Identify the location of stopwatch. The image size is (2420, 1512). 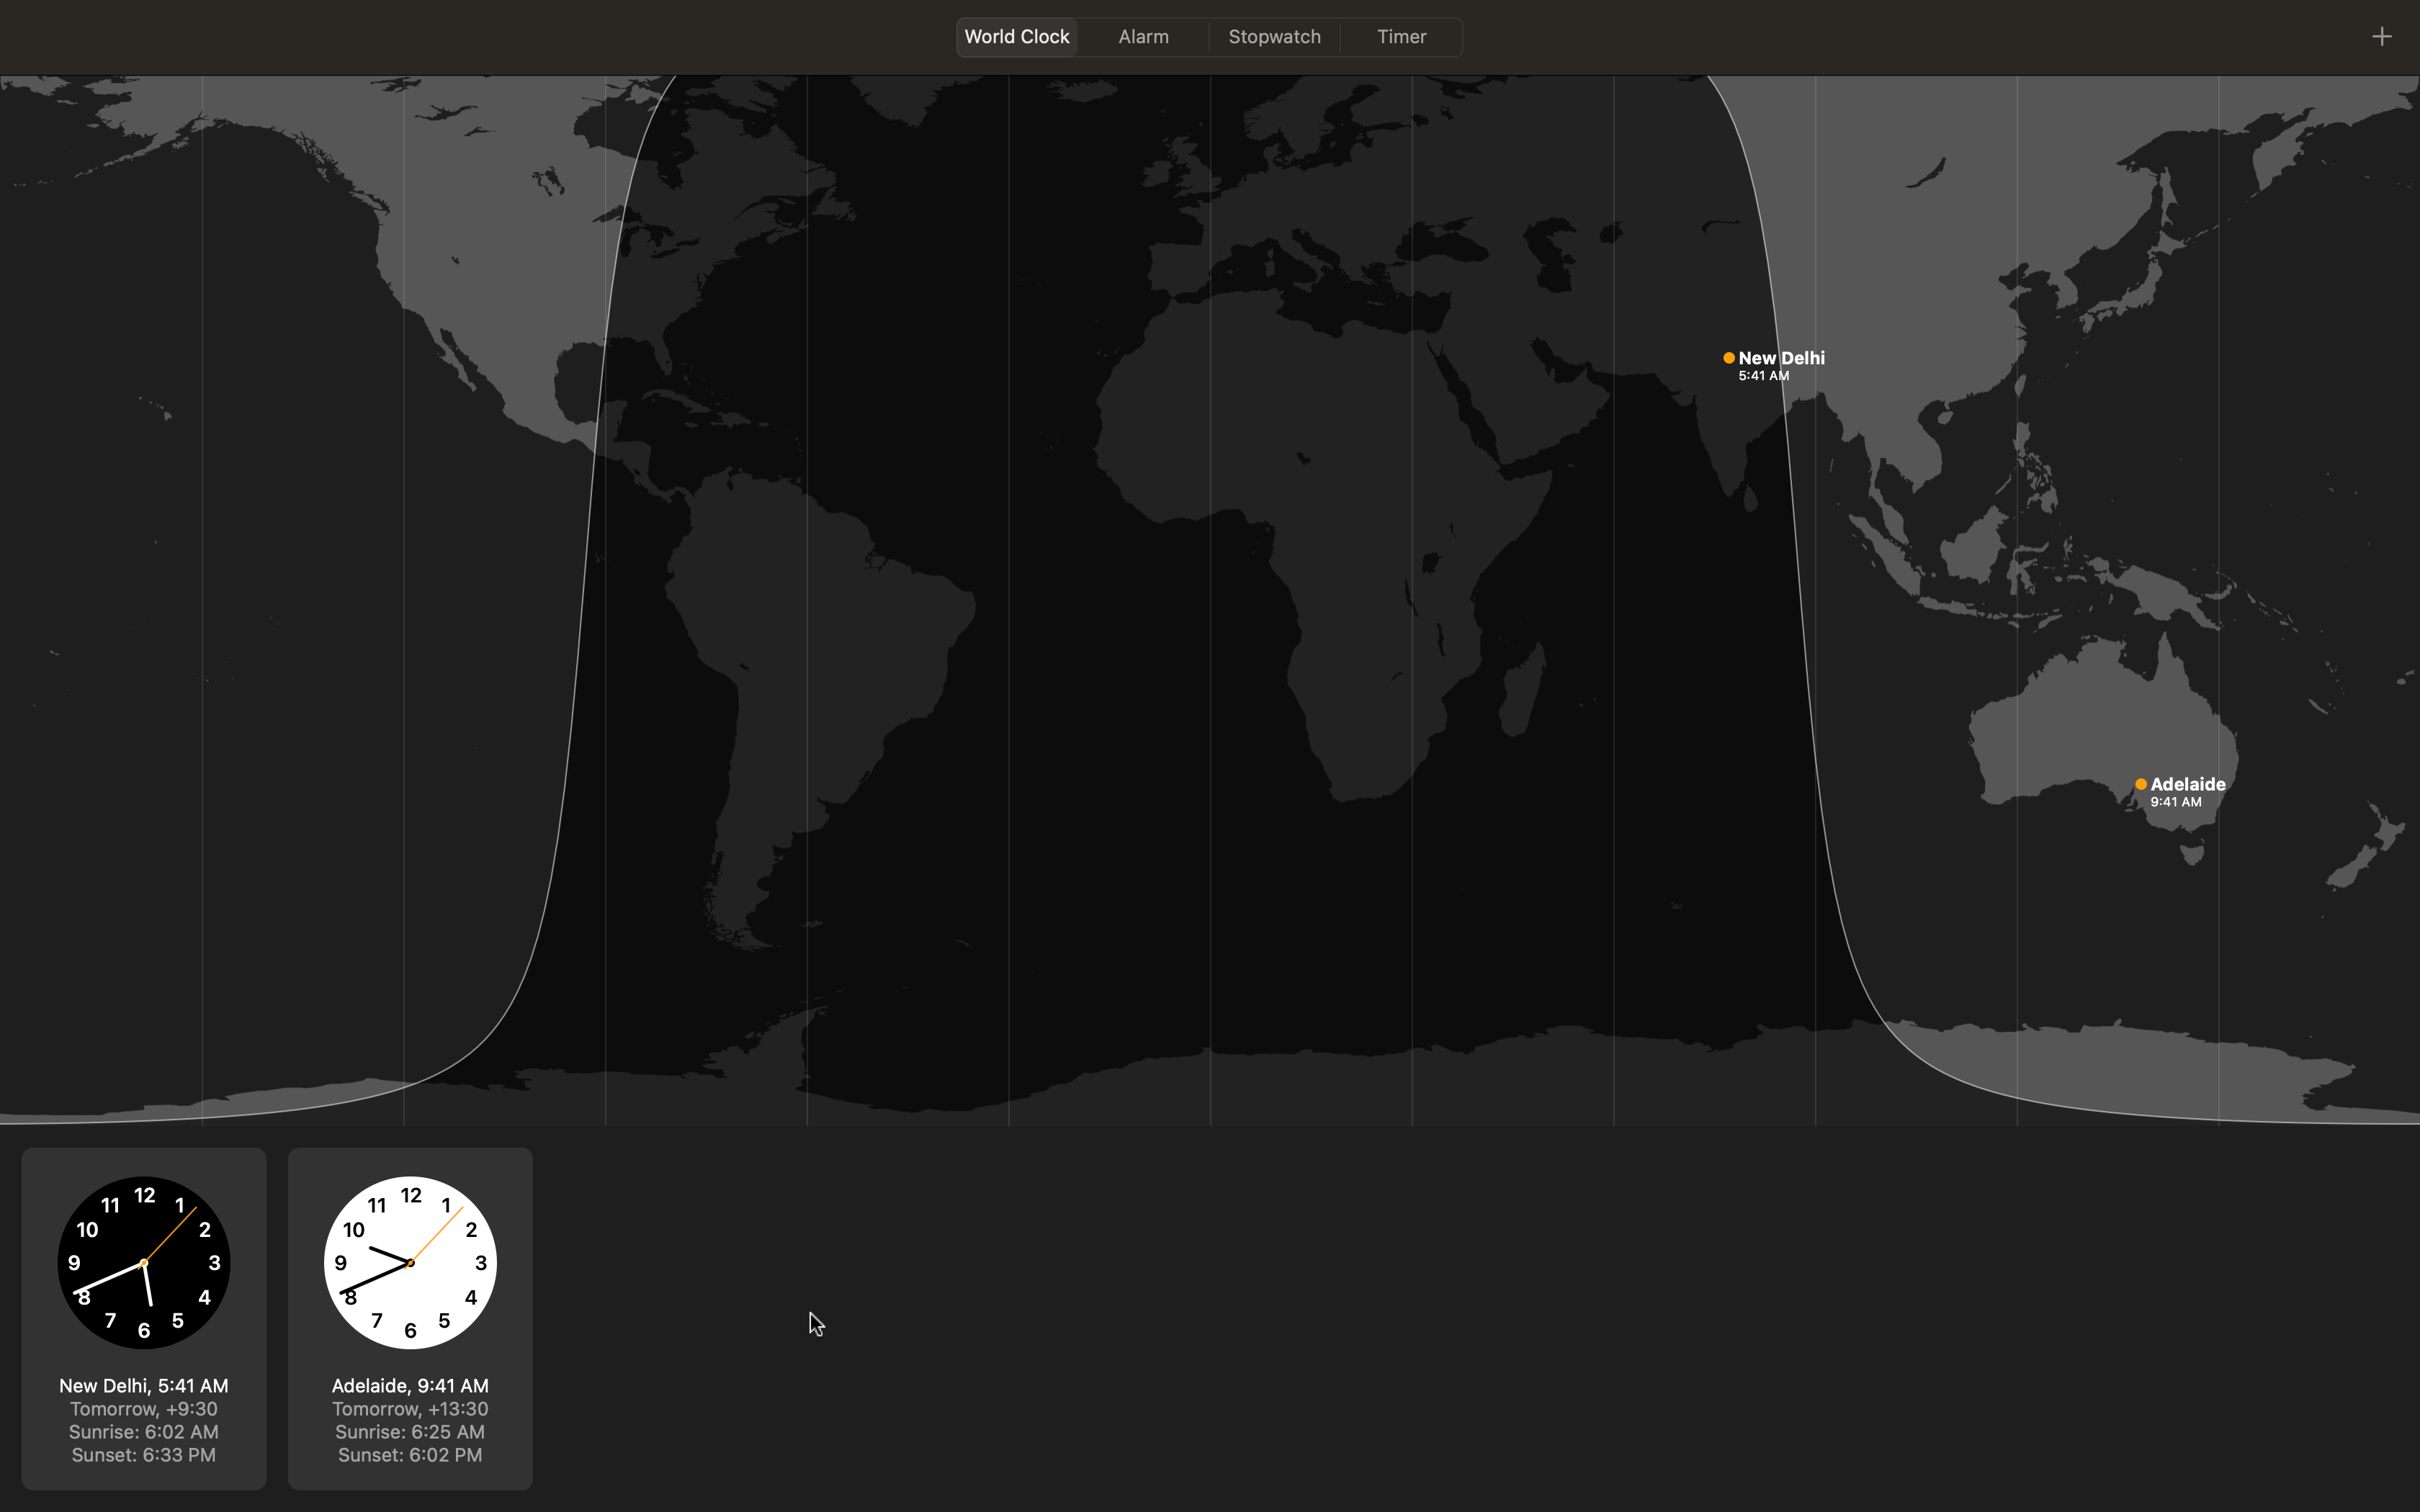
(1276, 35).